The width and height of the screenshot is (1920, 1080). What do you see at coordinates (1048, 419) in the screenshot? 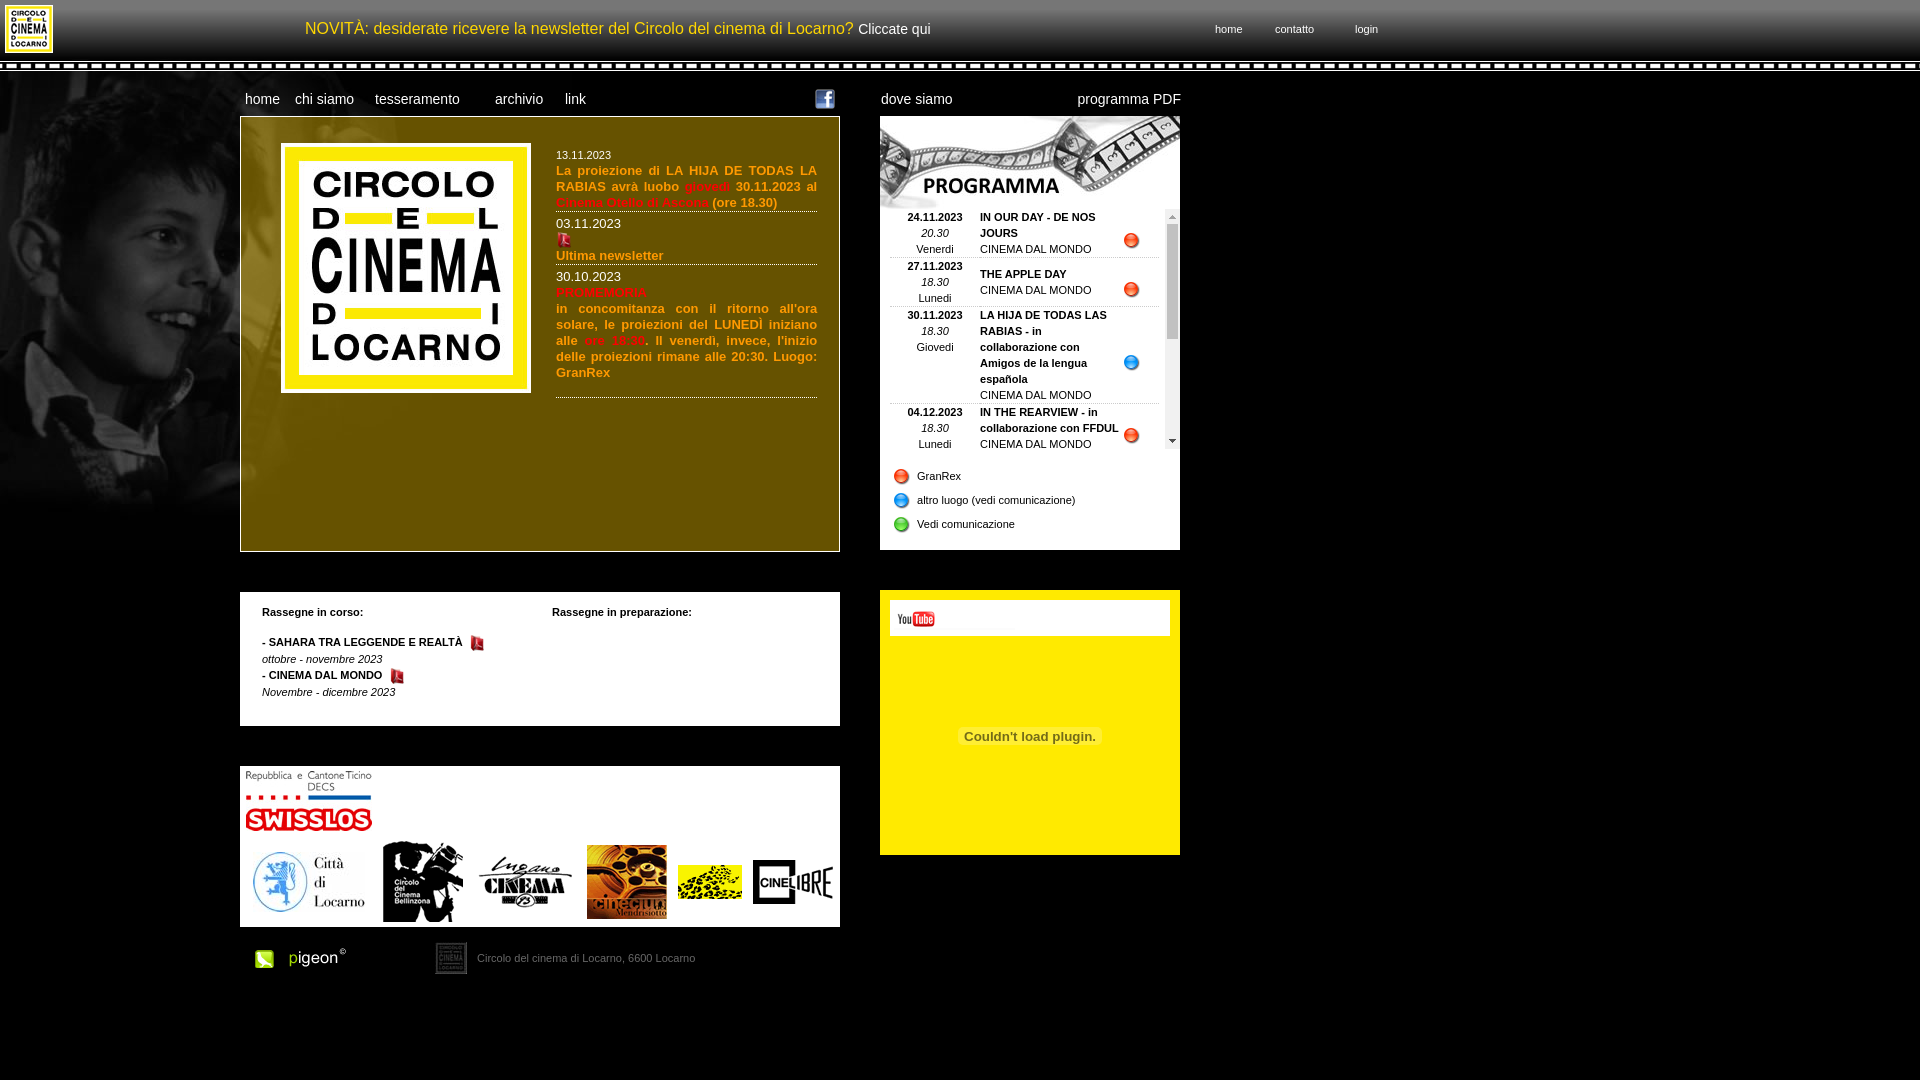
I see `'IN THE REARVIEW - in collaborazione con FFDUL'` at bounding box center [1048, 419].